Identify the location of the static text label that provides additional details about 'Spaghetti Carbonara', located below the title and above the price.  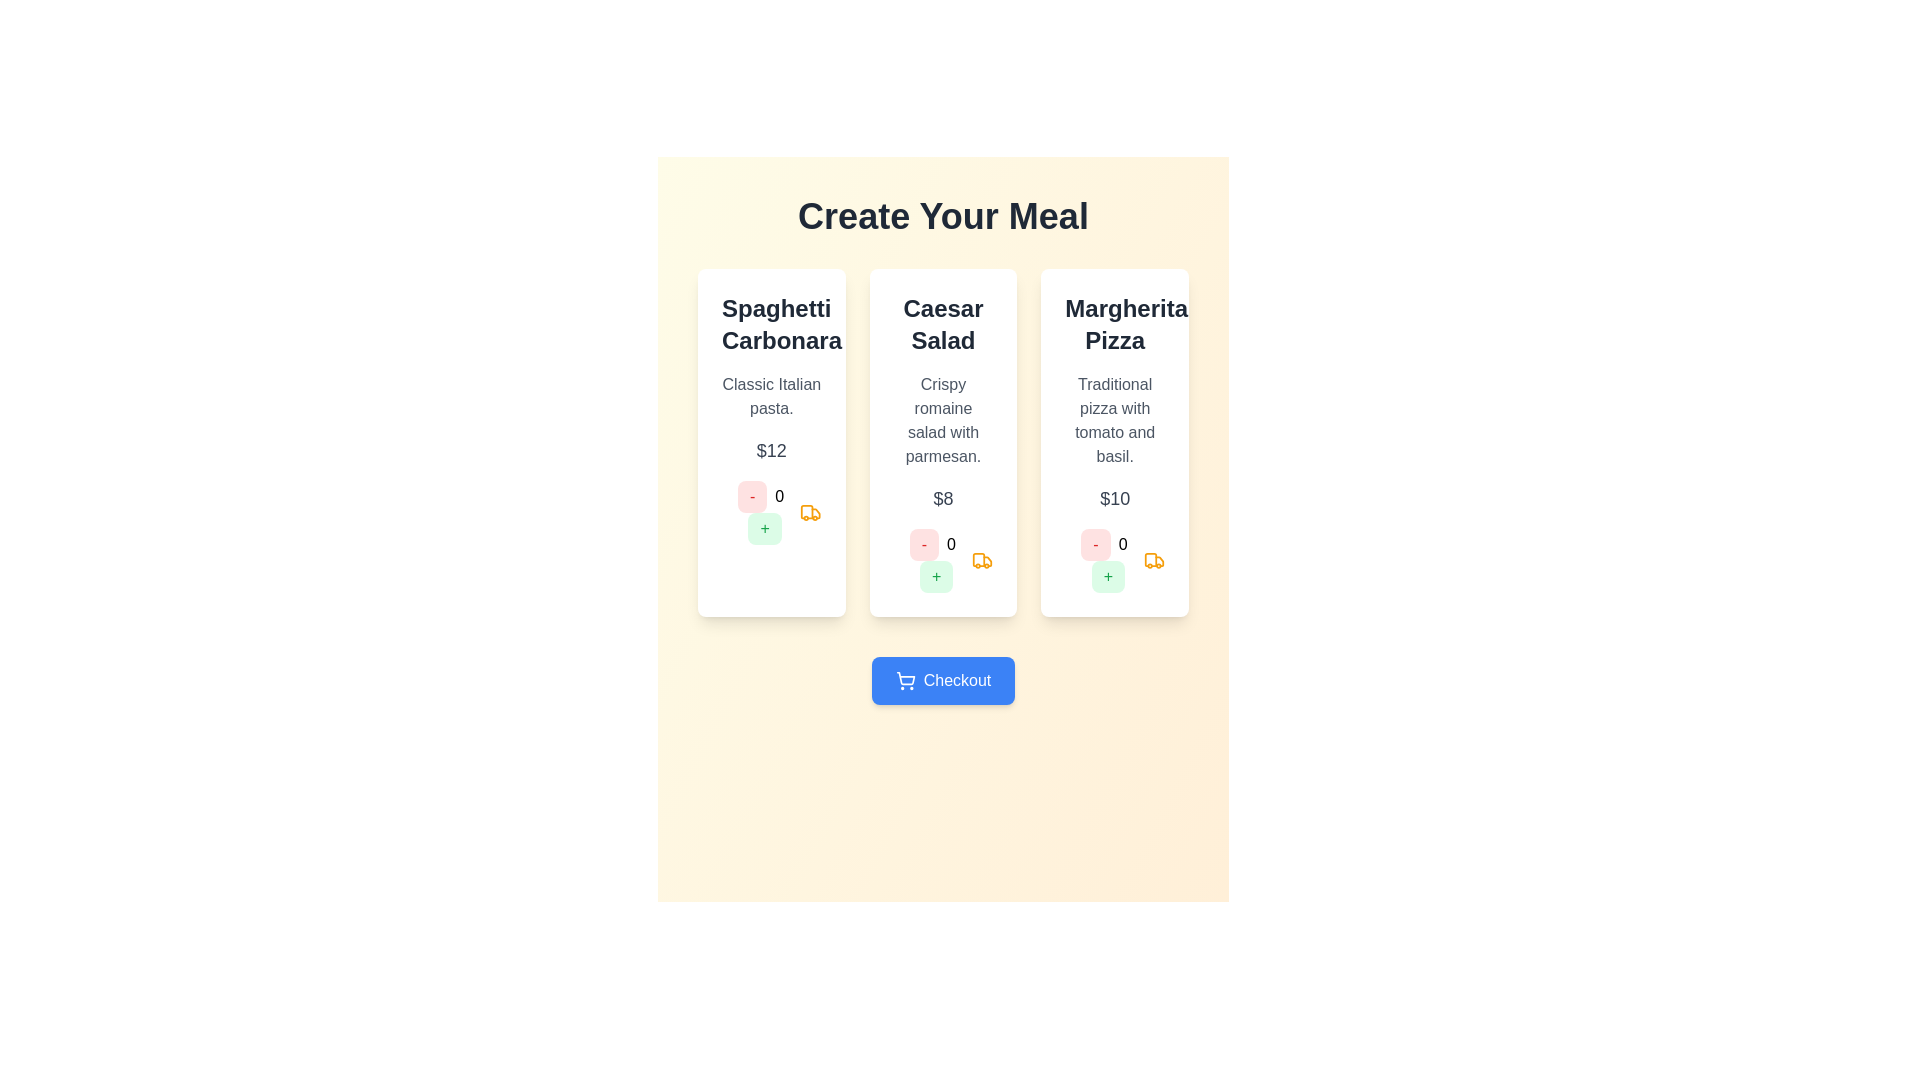
(770, 397).